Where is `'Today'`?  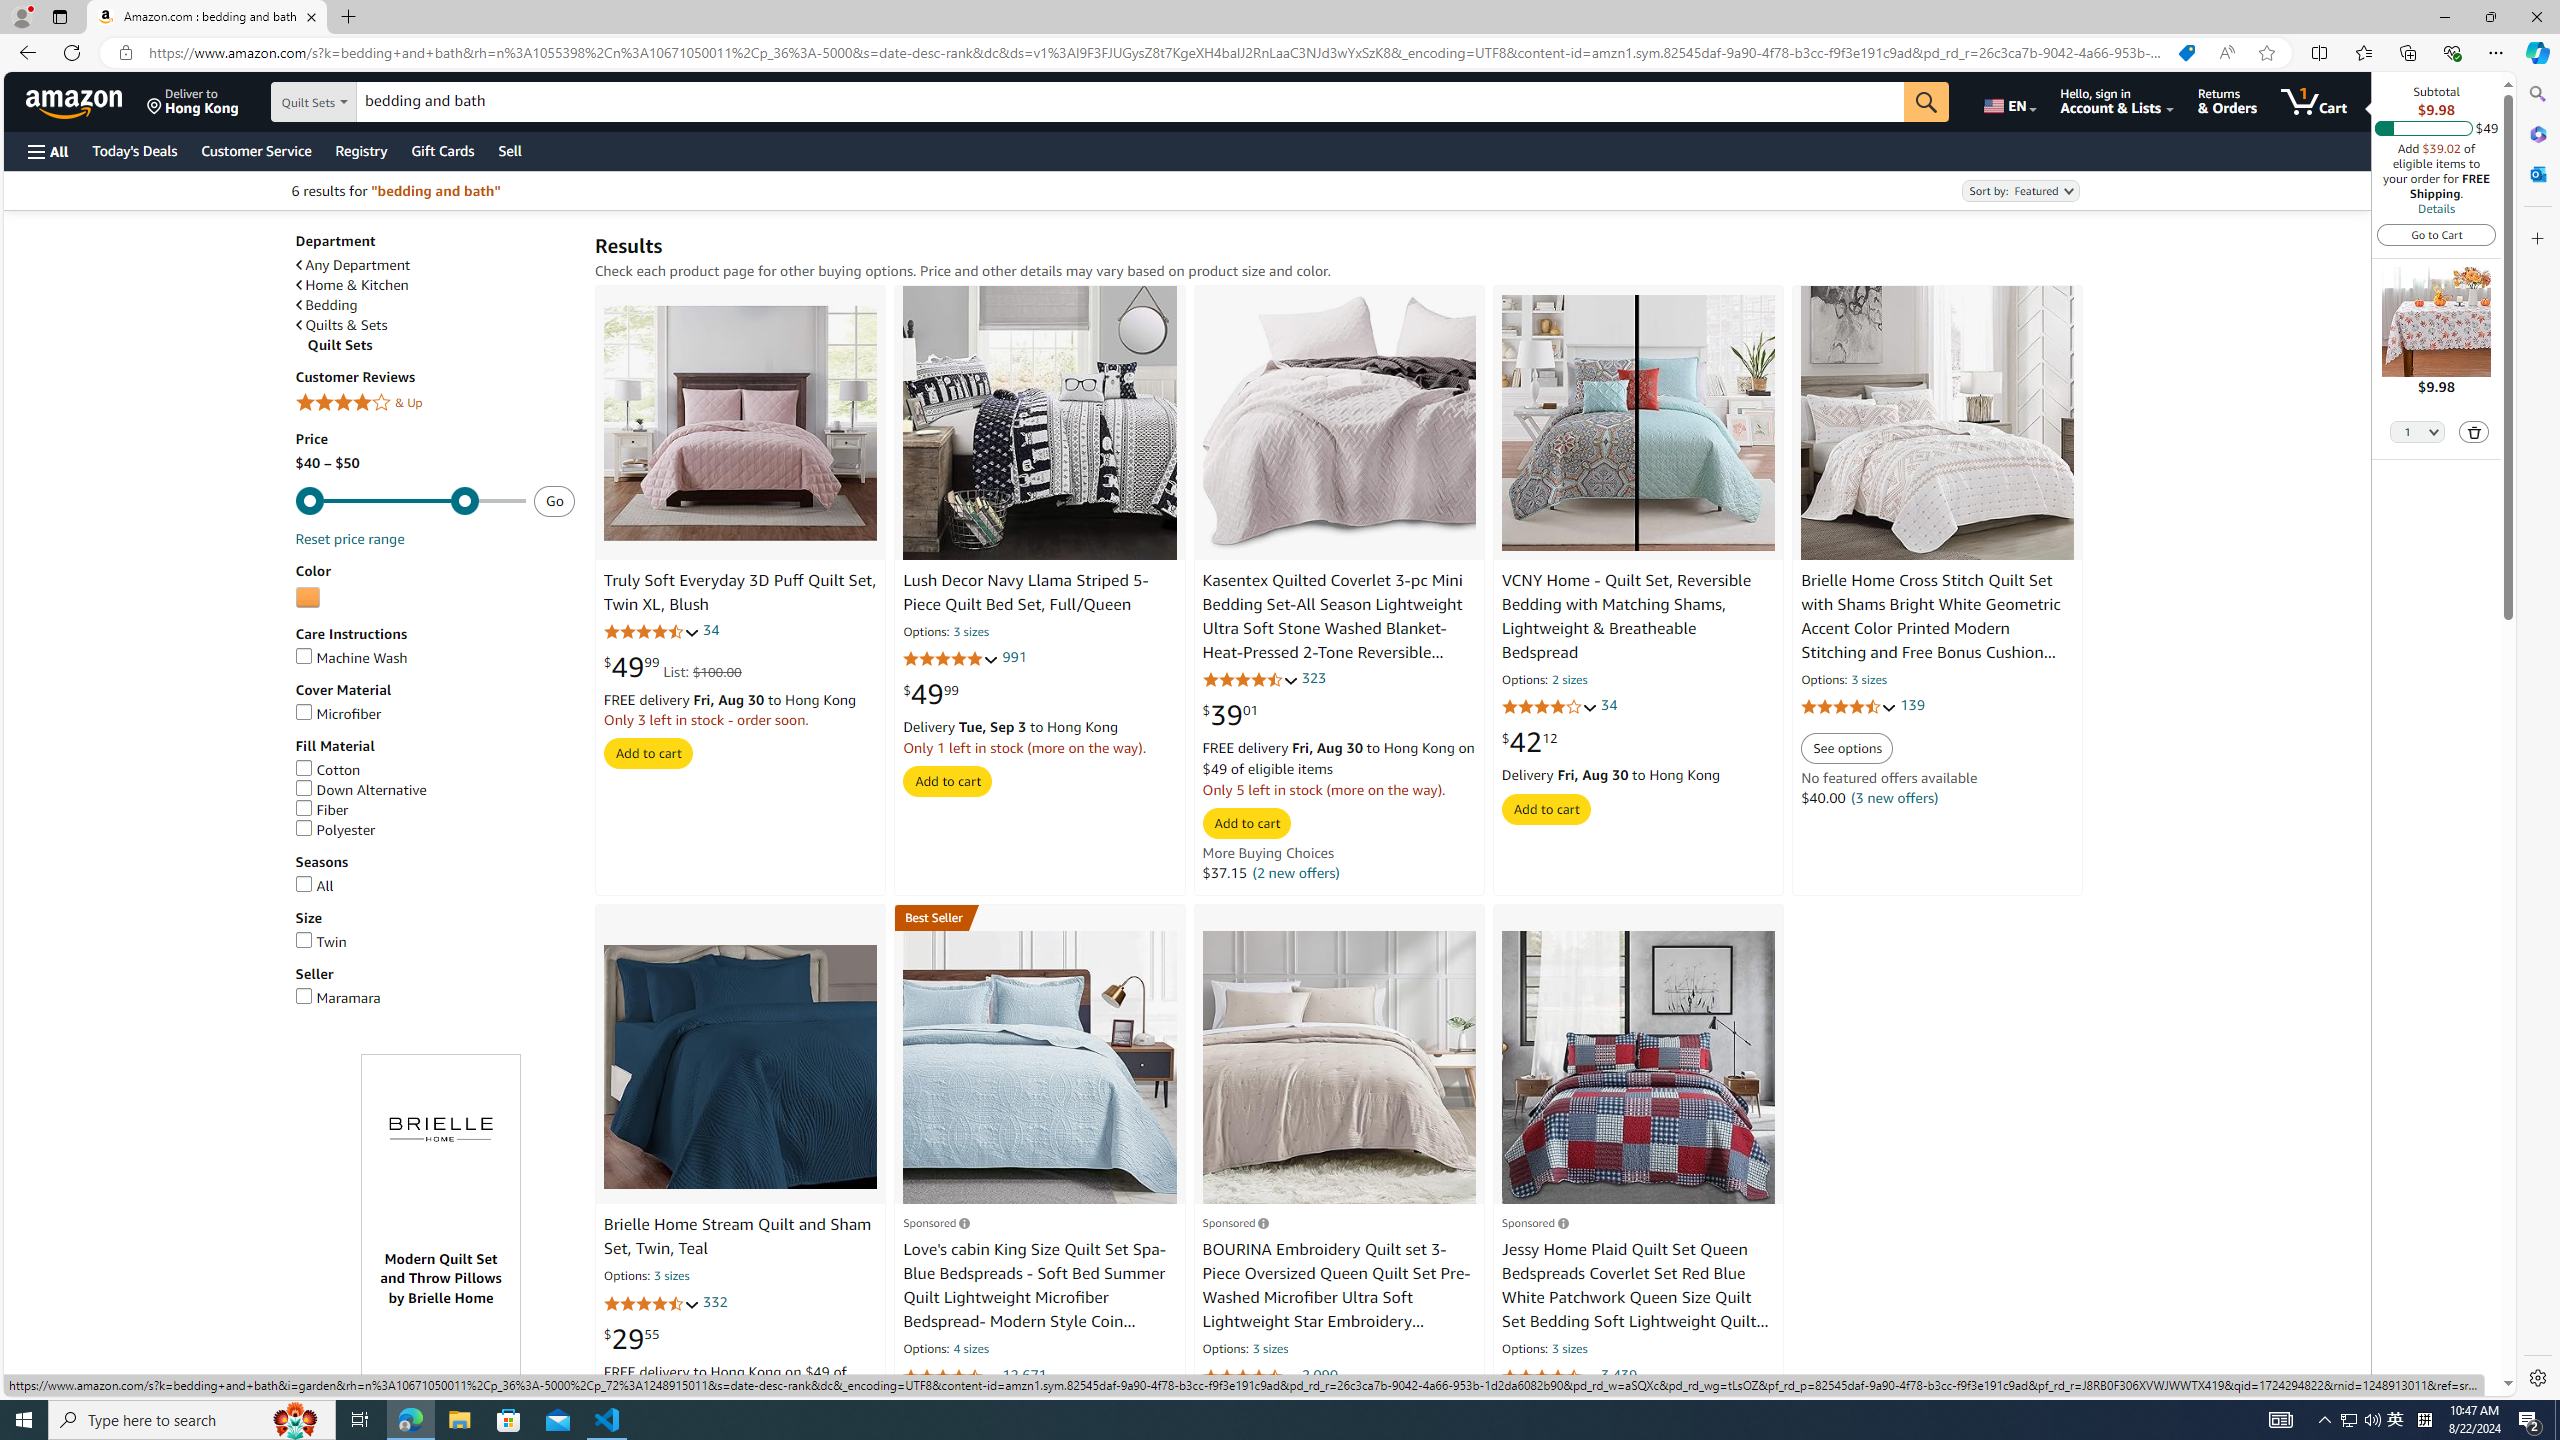
'Today' is located at coordinates (134, 150).